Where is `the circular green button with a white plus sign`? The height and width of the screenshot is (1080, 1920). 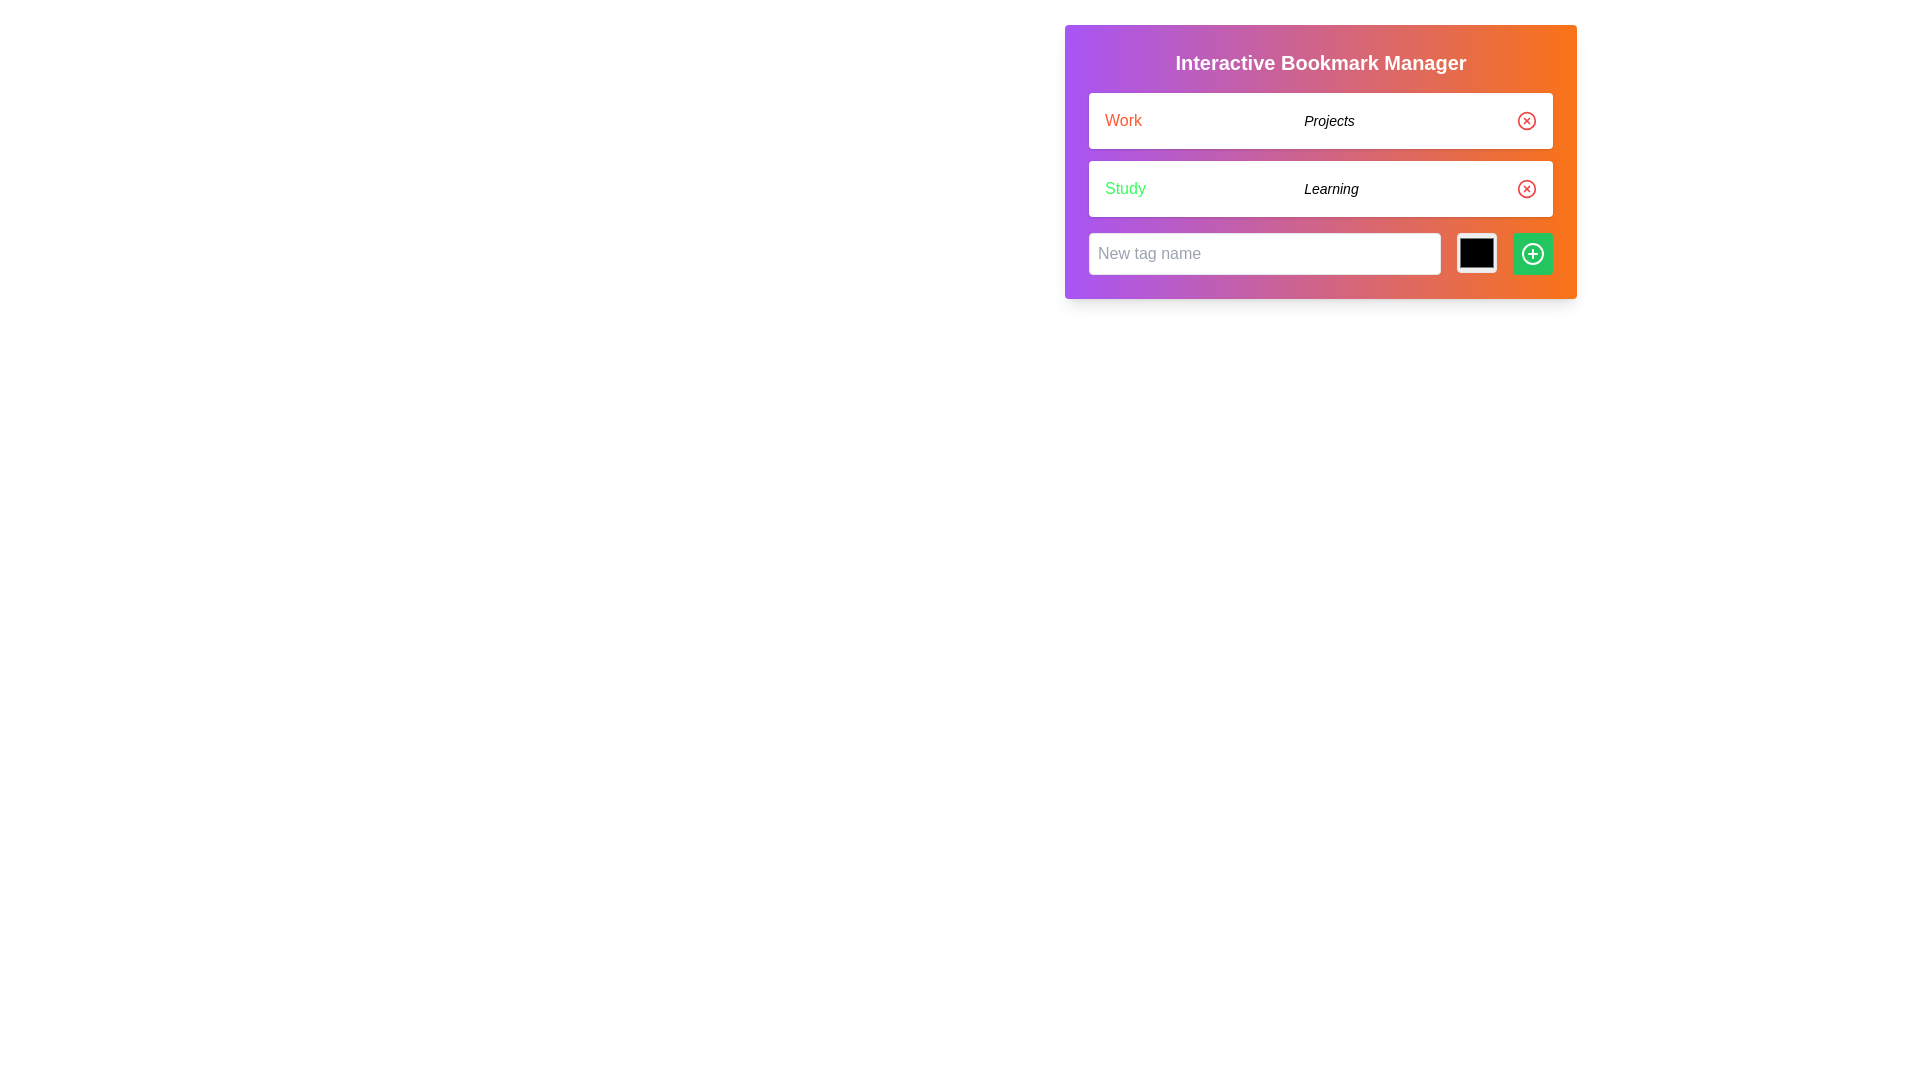
the circular green button with a white plus sign is located at coordinates (1531, 253).